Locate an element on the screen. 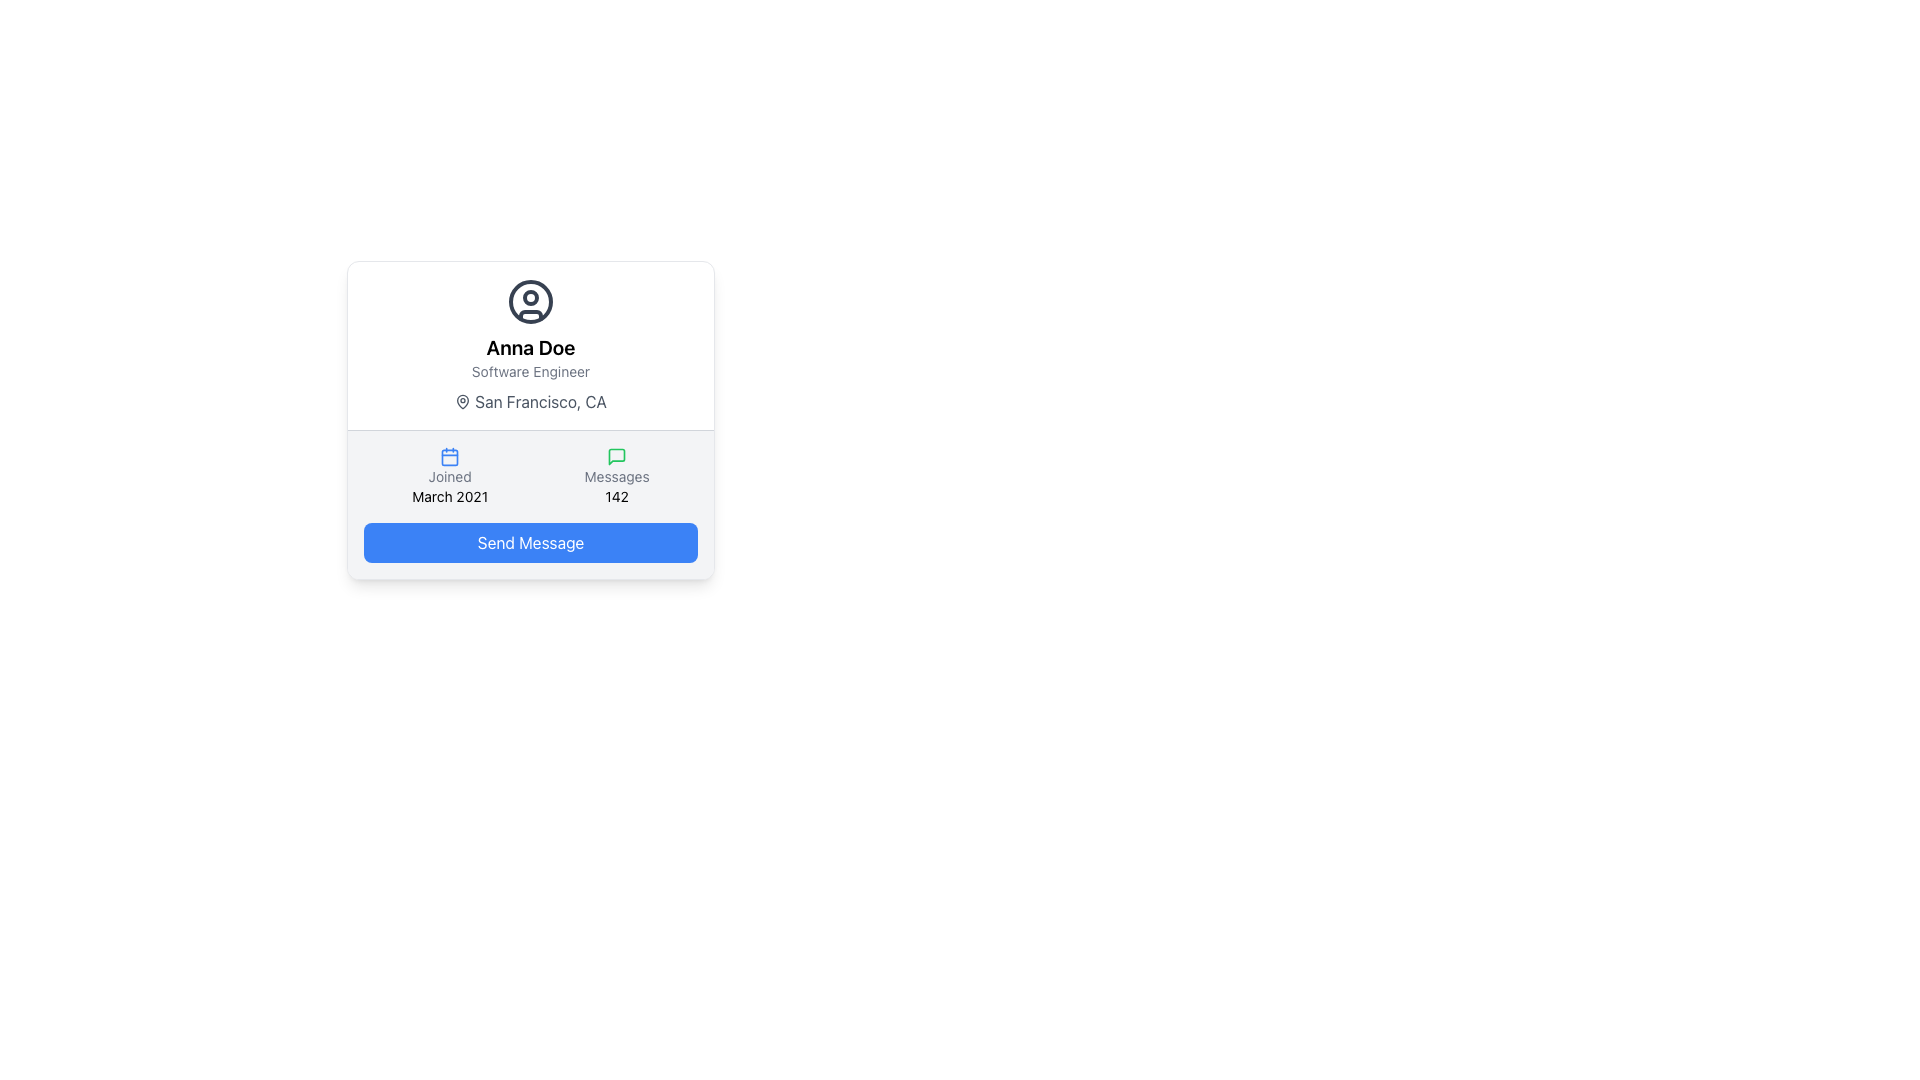  the map pin symbol vector graphic element located in the user profile card near the text 'San Francisco, CA.' is located at coordinates (462, 401).